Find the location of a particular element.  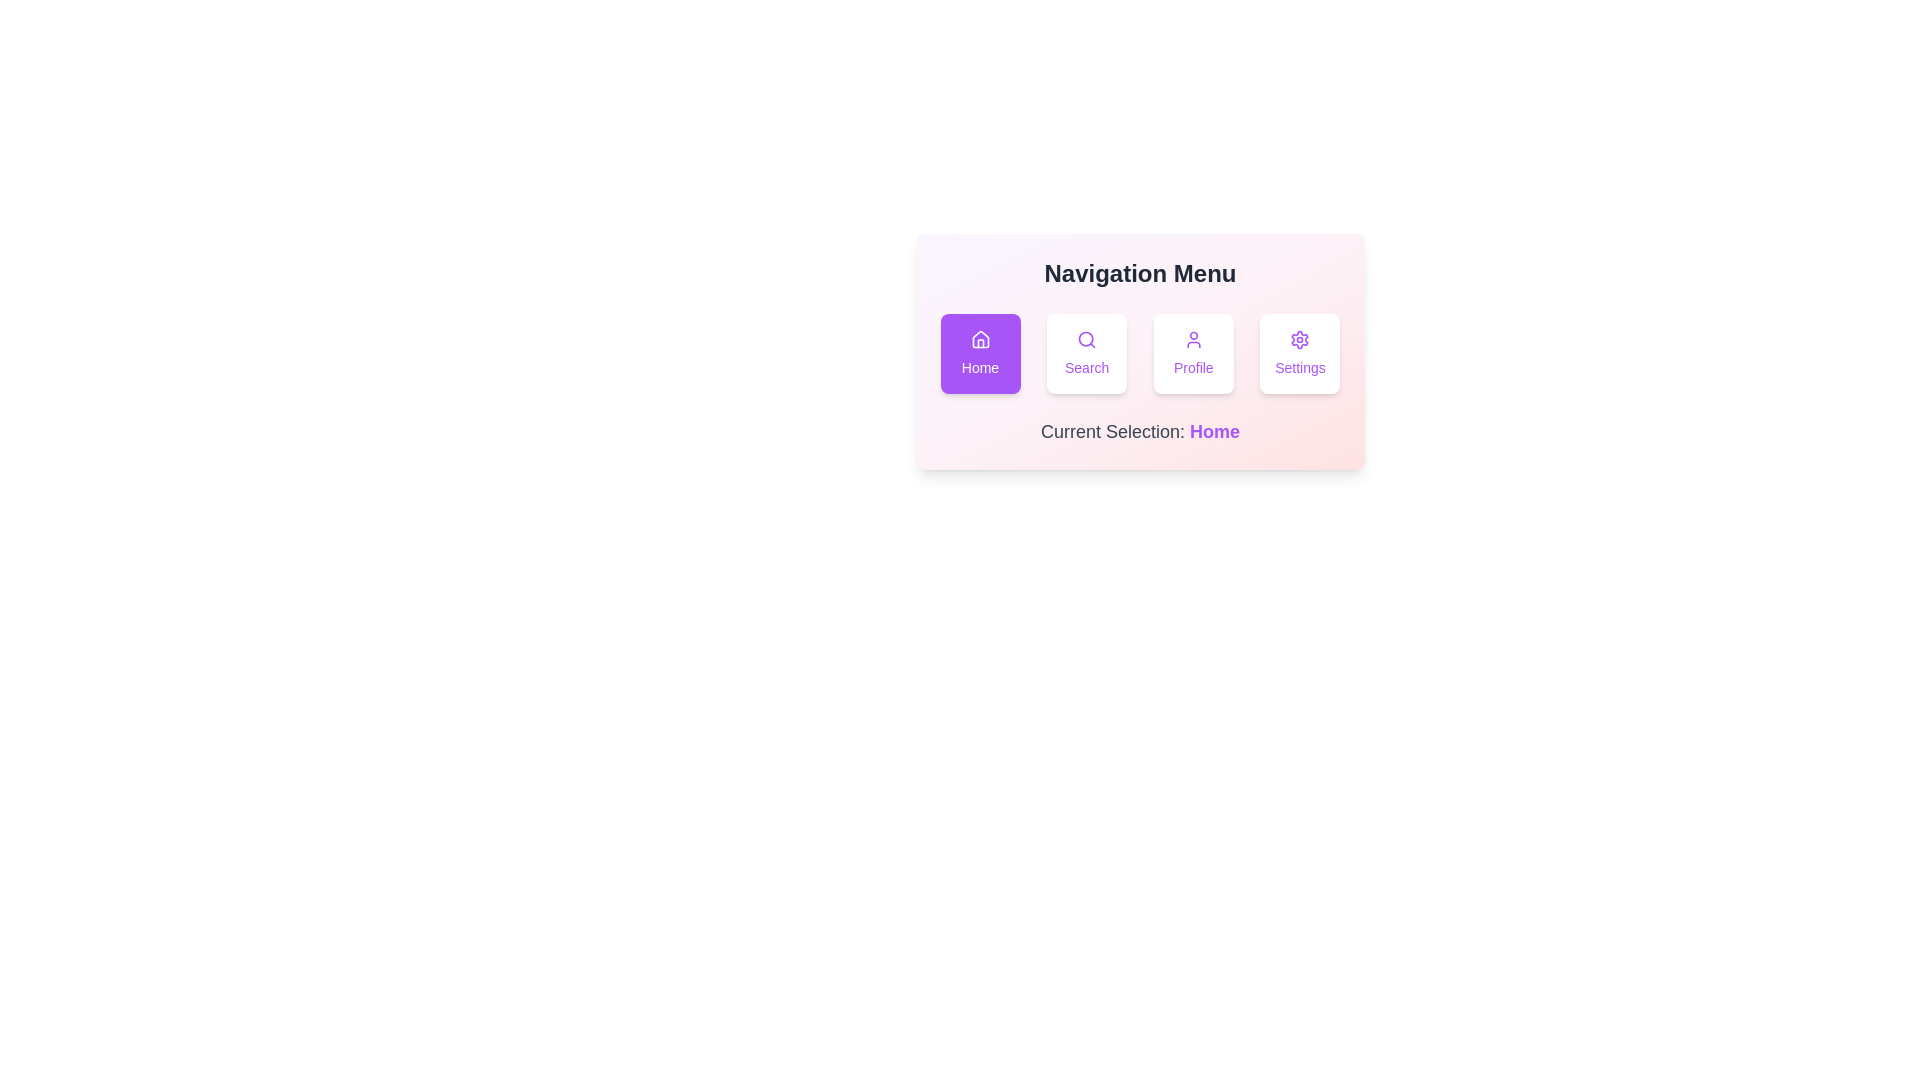

the Profile button to observe its hover animation is located at coordinates (1193, 353).